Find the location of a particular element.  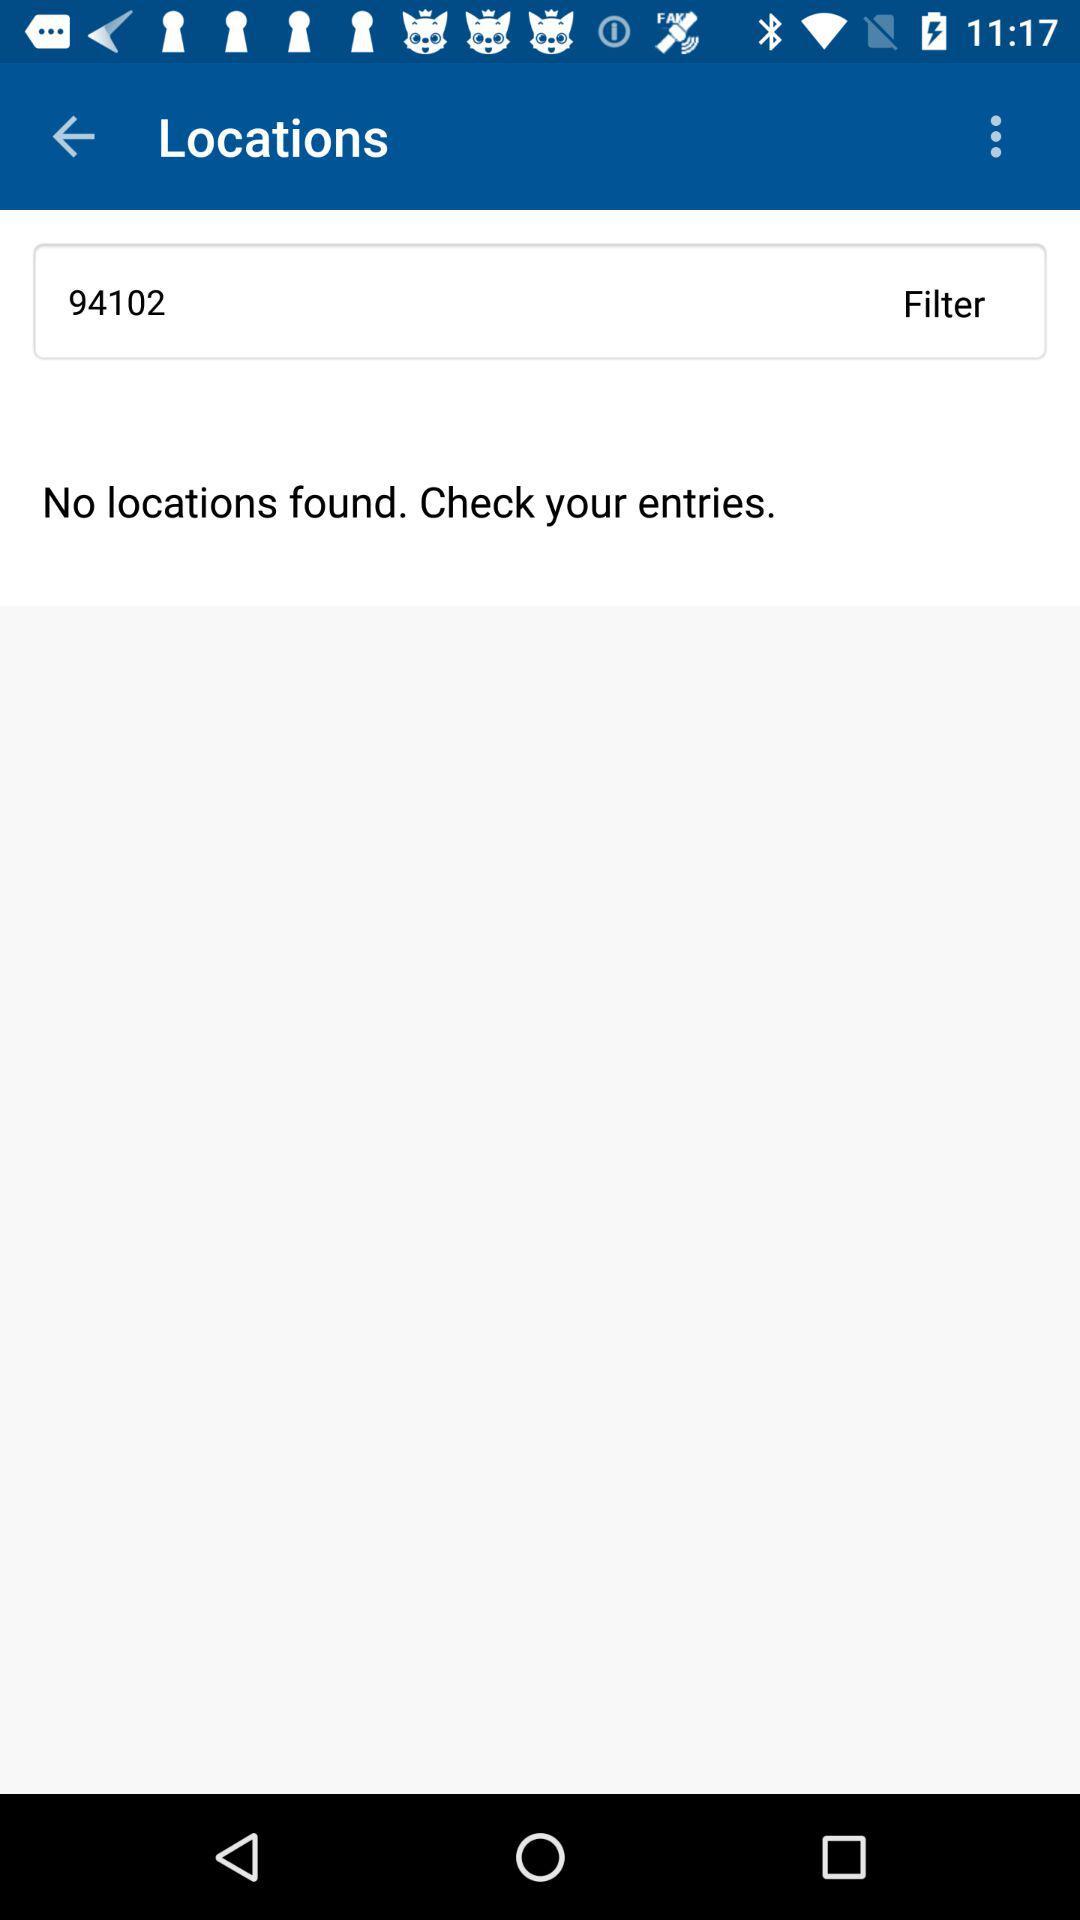

the no locations found app is located at coordinates (540, 500).